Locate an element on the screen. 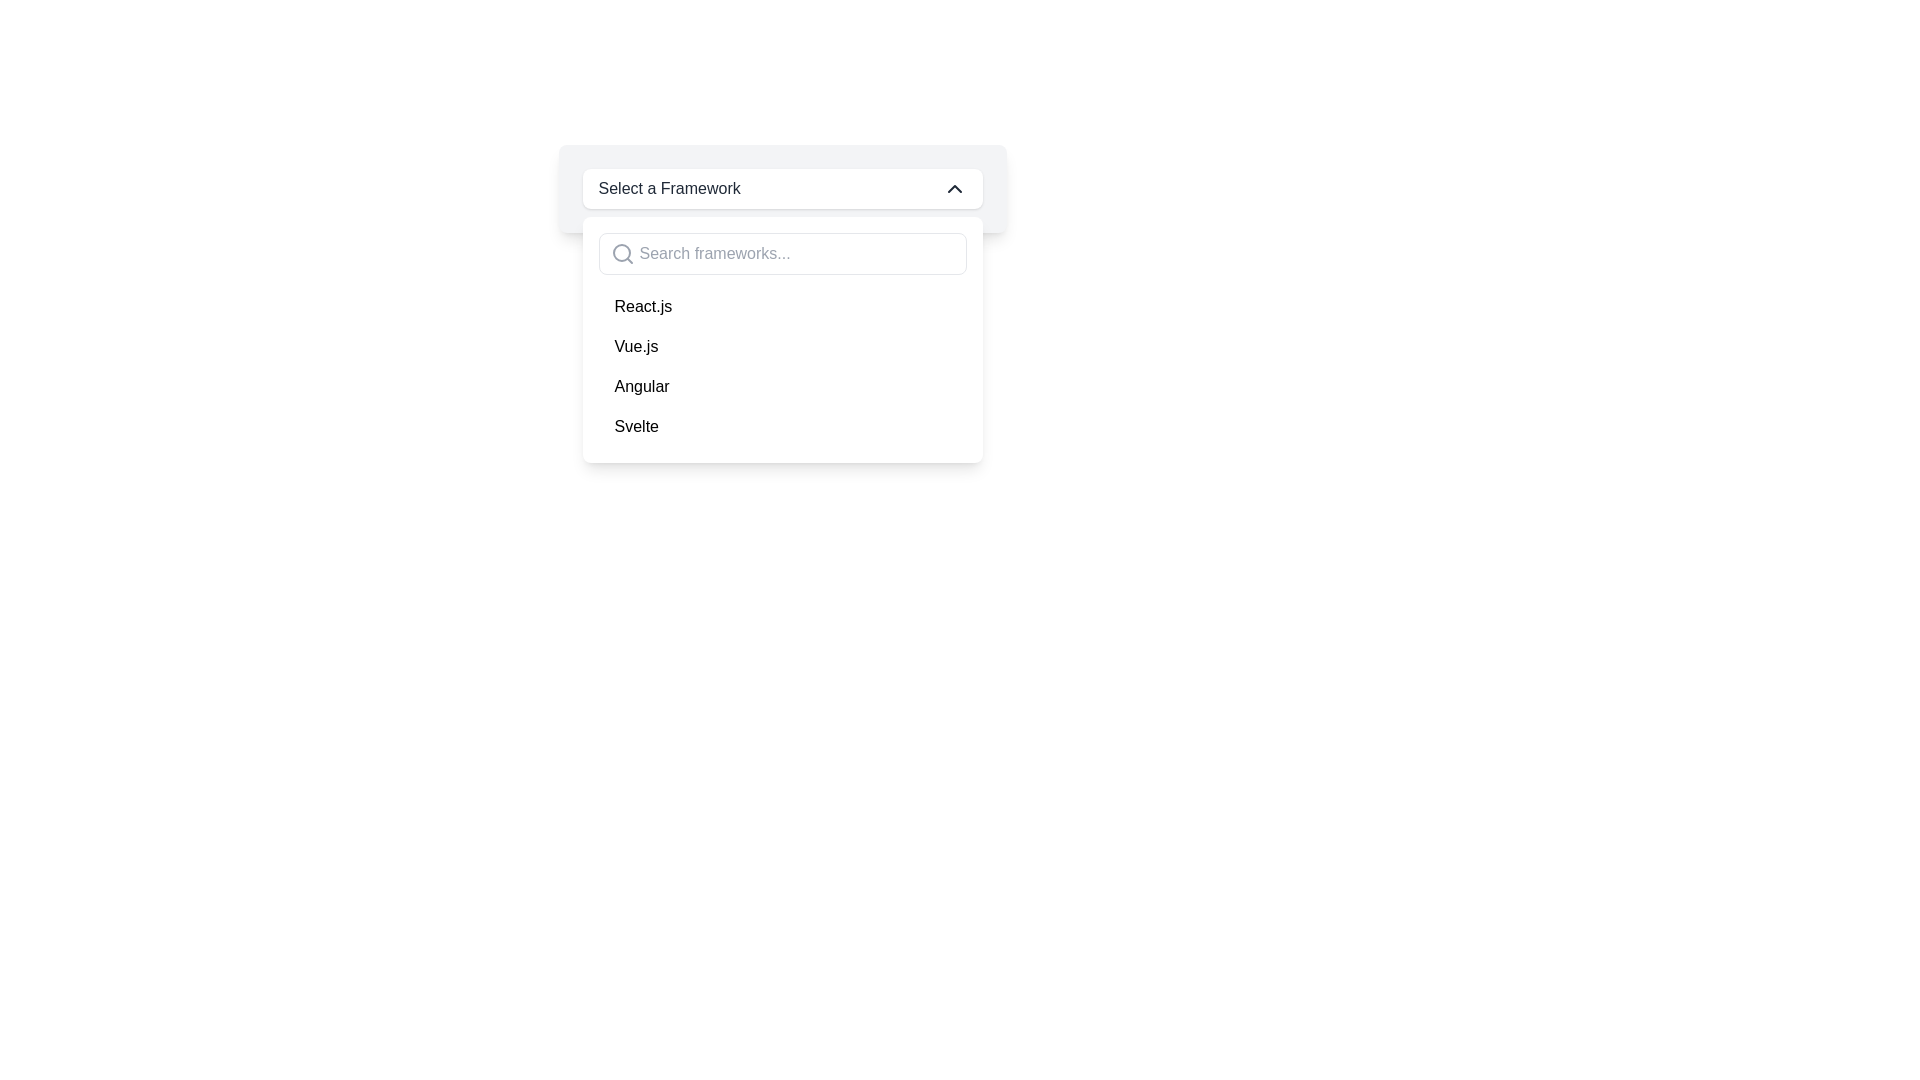 This screenshot has width=1920, height=1080. the 'React.js' option in the dropdown menu is located at coordinates (643, 307).